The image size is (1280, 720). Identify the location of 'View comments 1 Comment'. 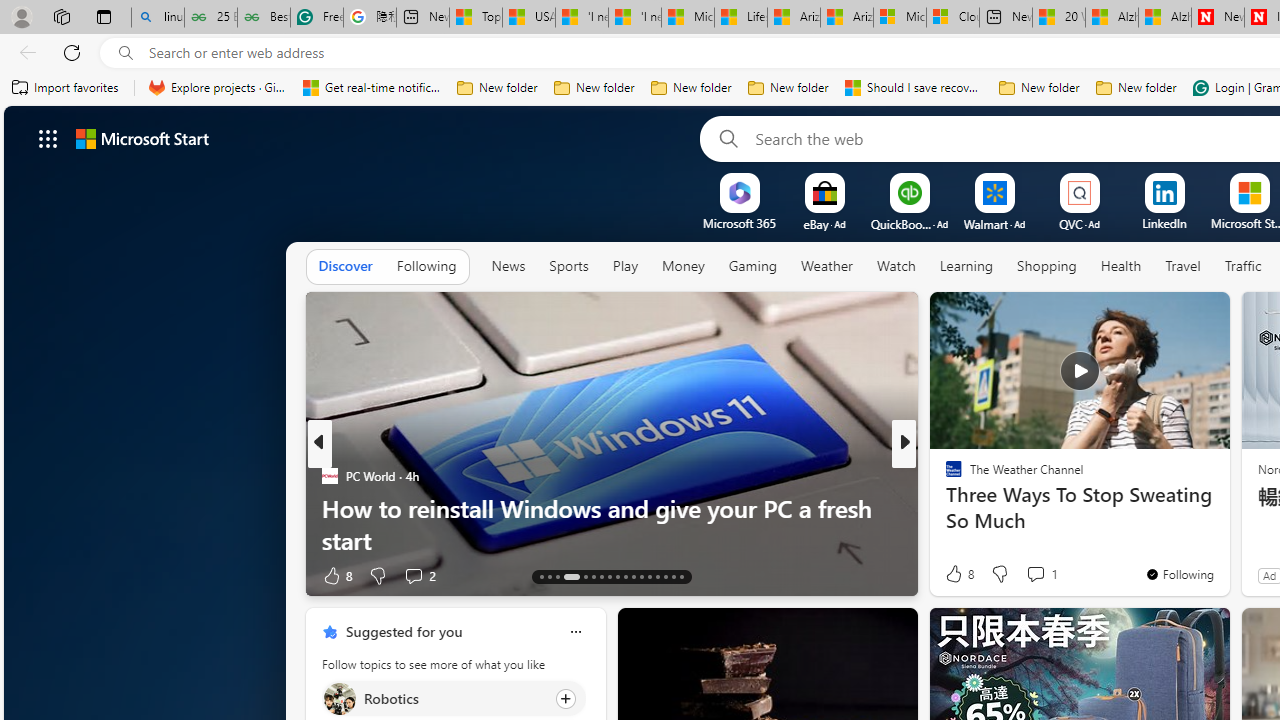
(1040, 574).